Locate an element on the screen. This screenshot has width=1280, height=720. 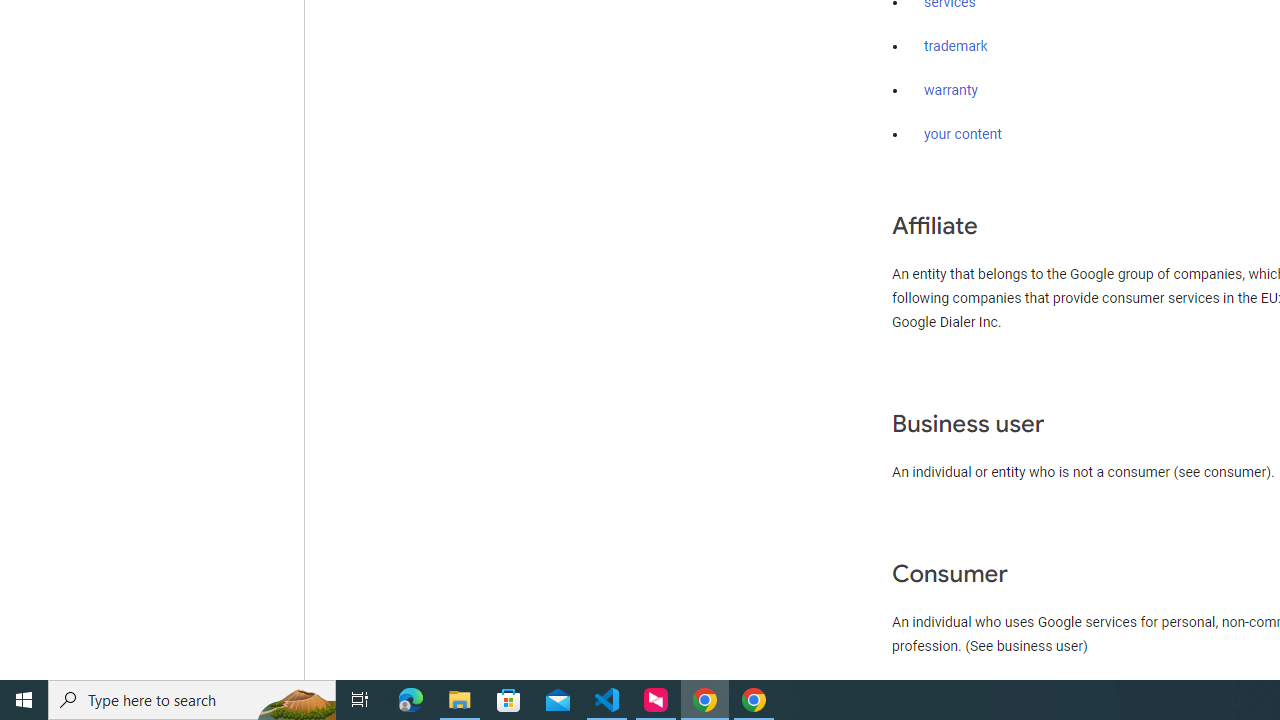
'trademark' is located at coordinates (955, 46).